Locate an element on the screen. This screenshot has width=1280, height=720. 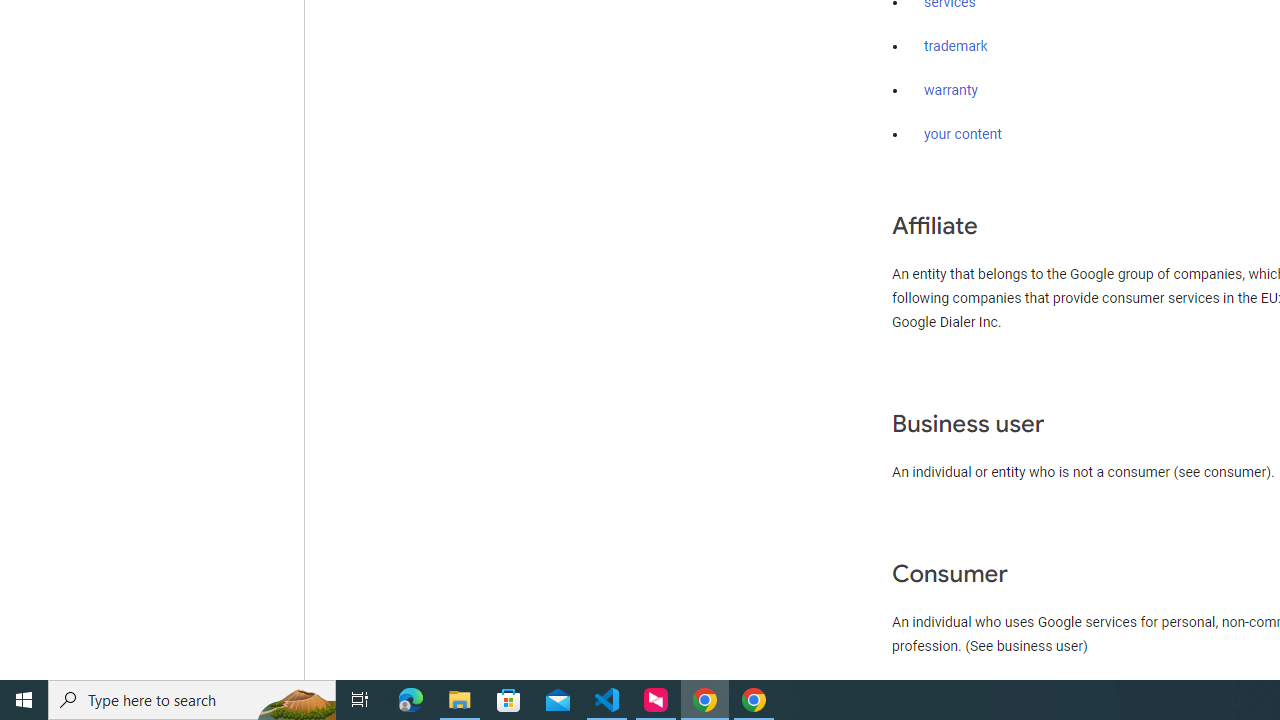
'trademark' is located at coordinates (955, 46).